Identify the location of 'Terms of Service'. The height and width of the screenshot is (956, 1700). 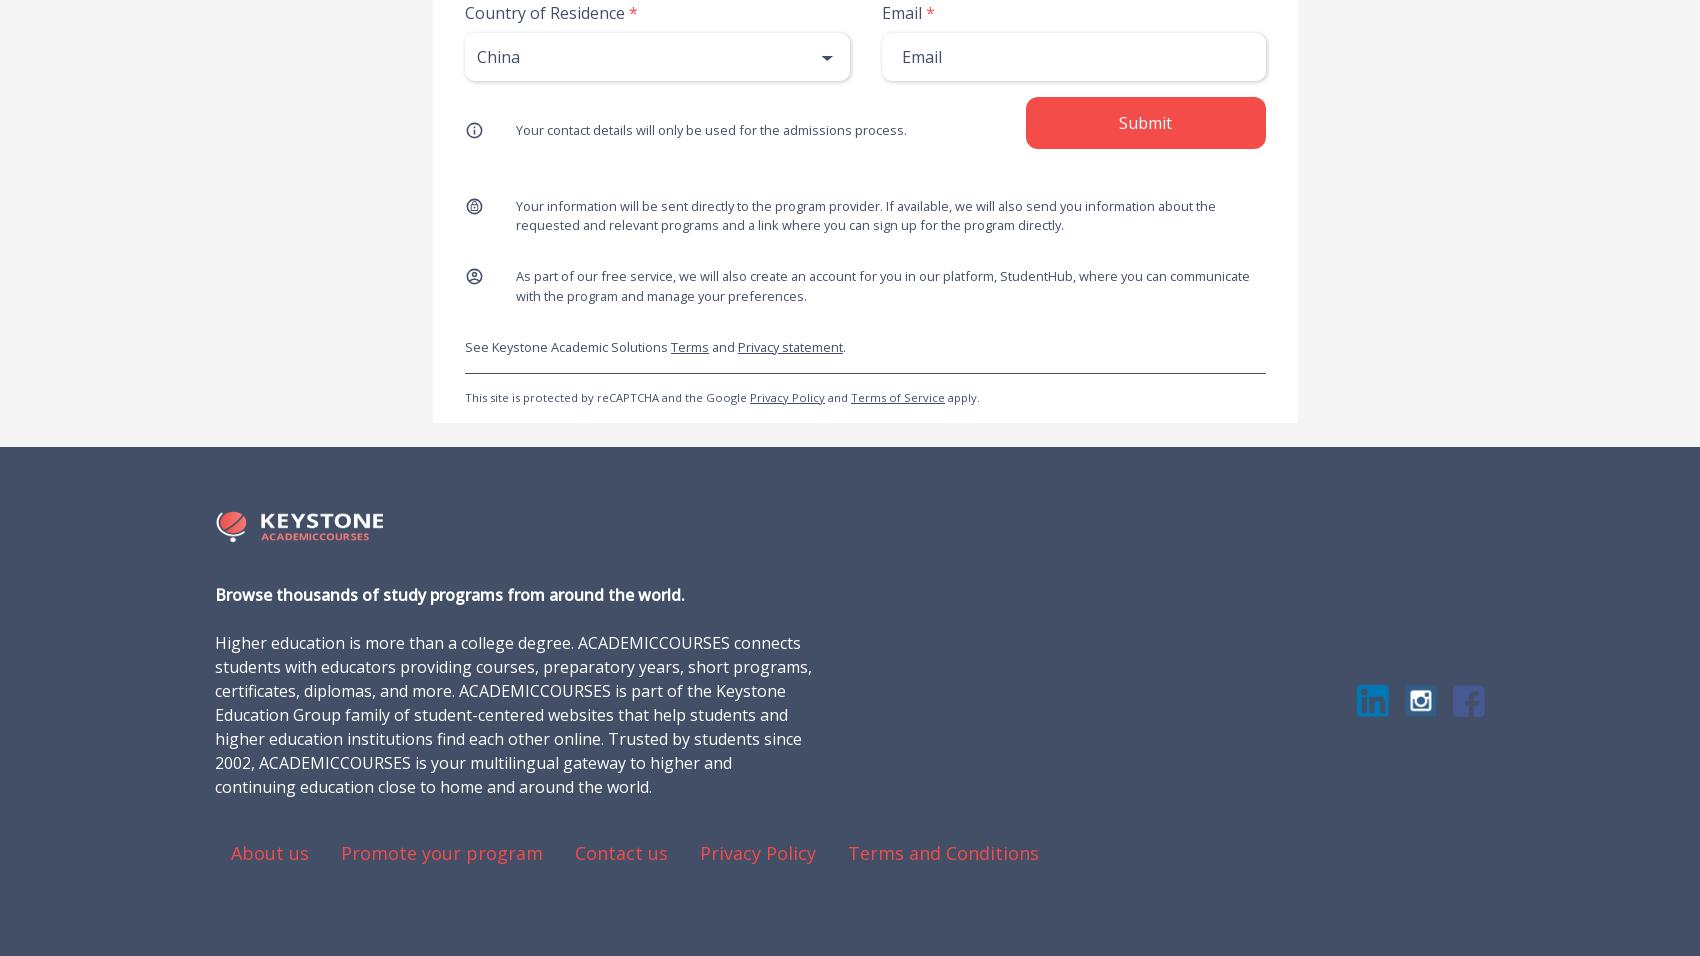
(897, 396).